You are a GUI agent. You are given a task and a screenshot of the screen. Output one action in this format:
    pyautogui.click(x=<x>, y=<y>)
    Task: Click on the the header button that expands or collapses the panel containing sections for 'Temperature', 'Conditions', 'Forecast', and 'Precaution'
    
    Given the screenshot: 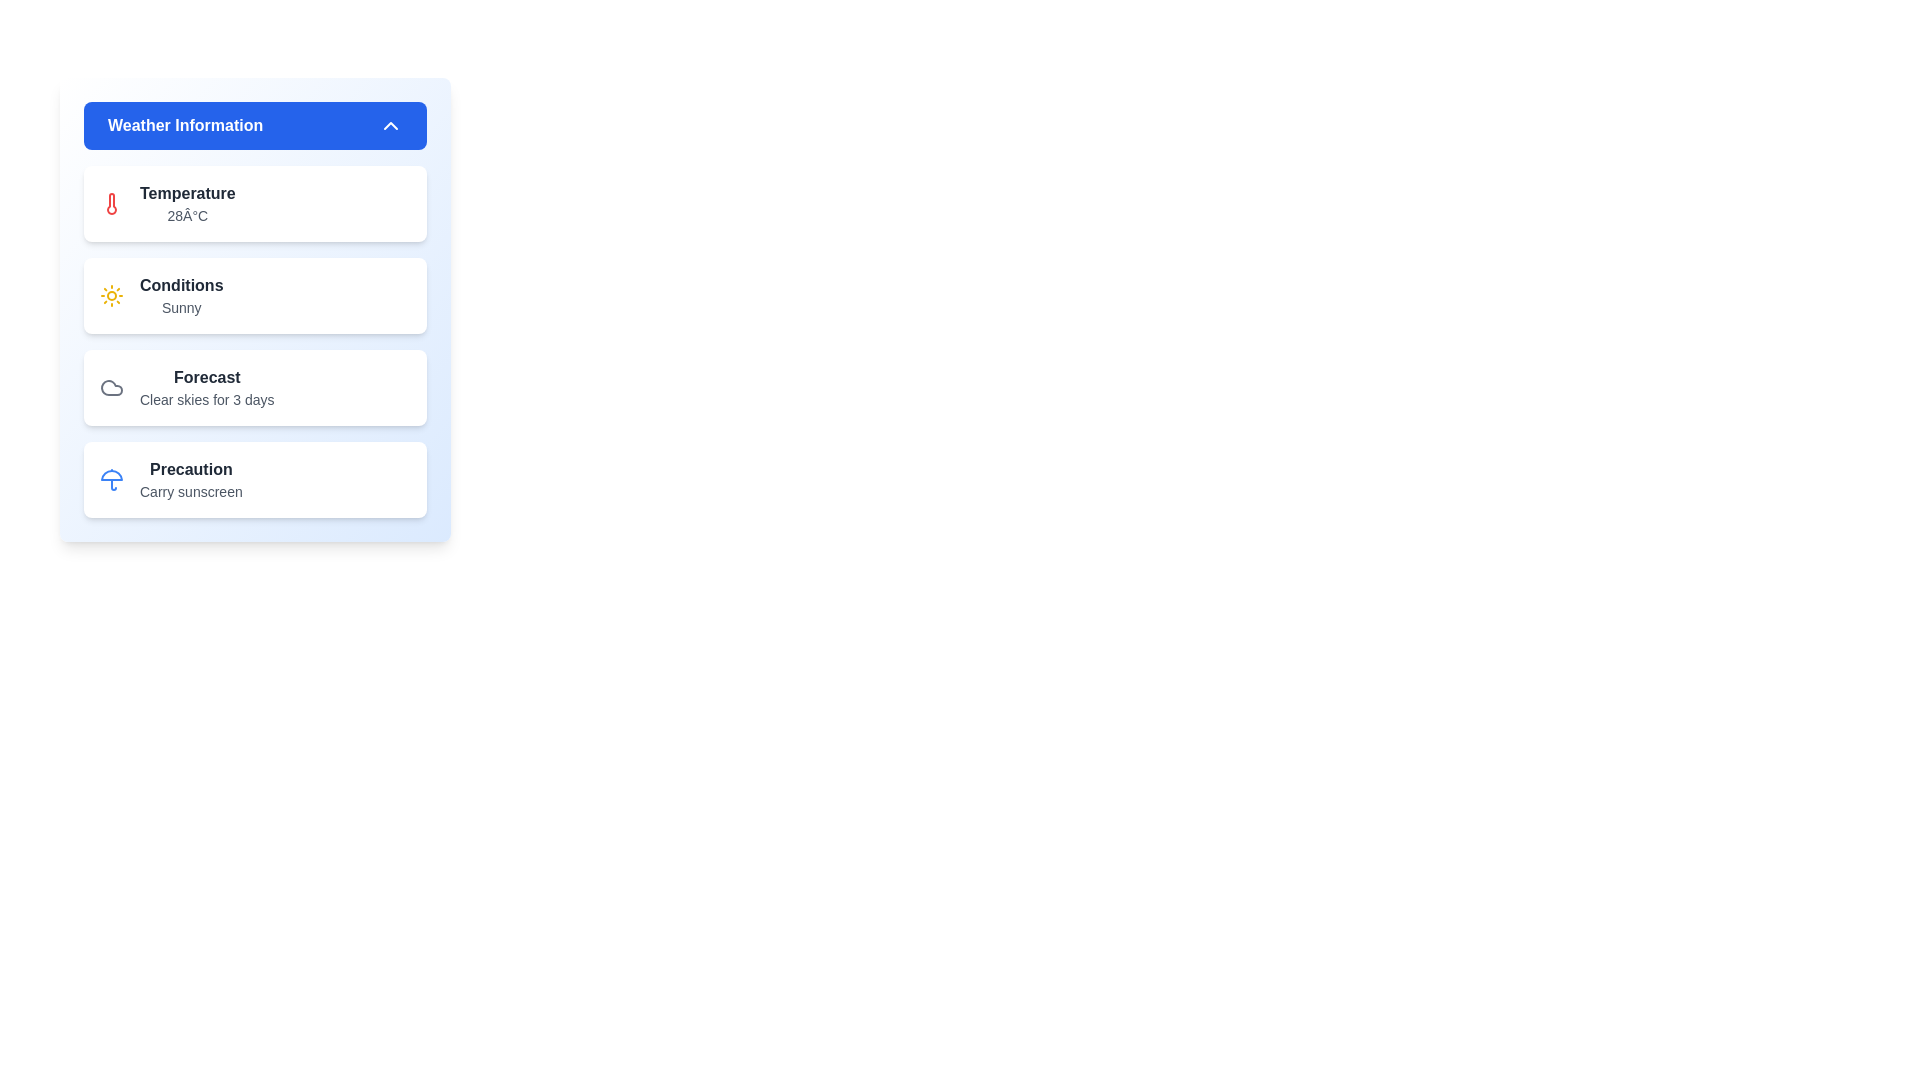 What is the action you would take?
    pyautogui.click(x=254, y=126)
    